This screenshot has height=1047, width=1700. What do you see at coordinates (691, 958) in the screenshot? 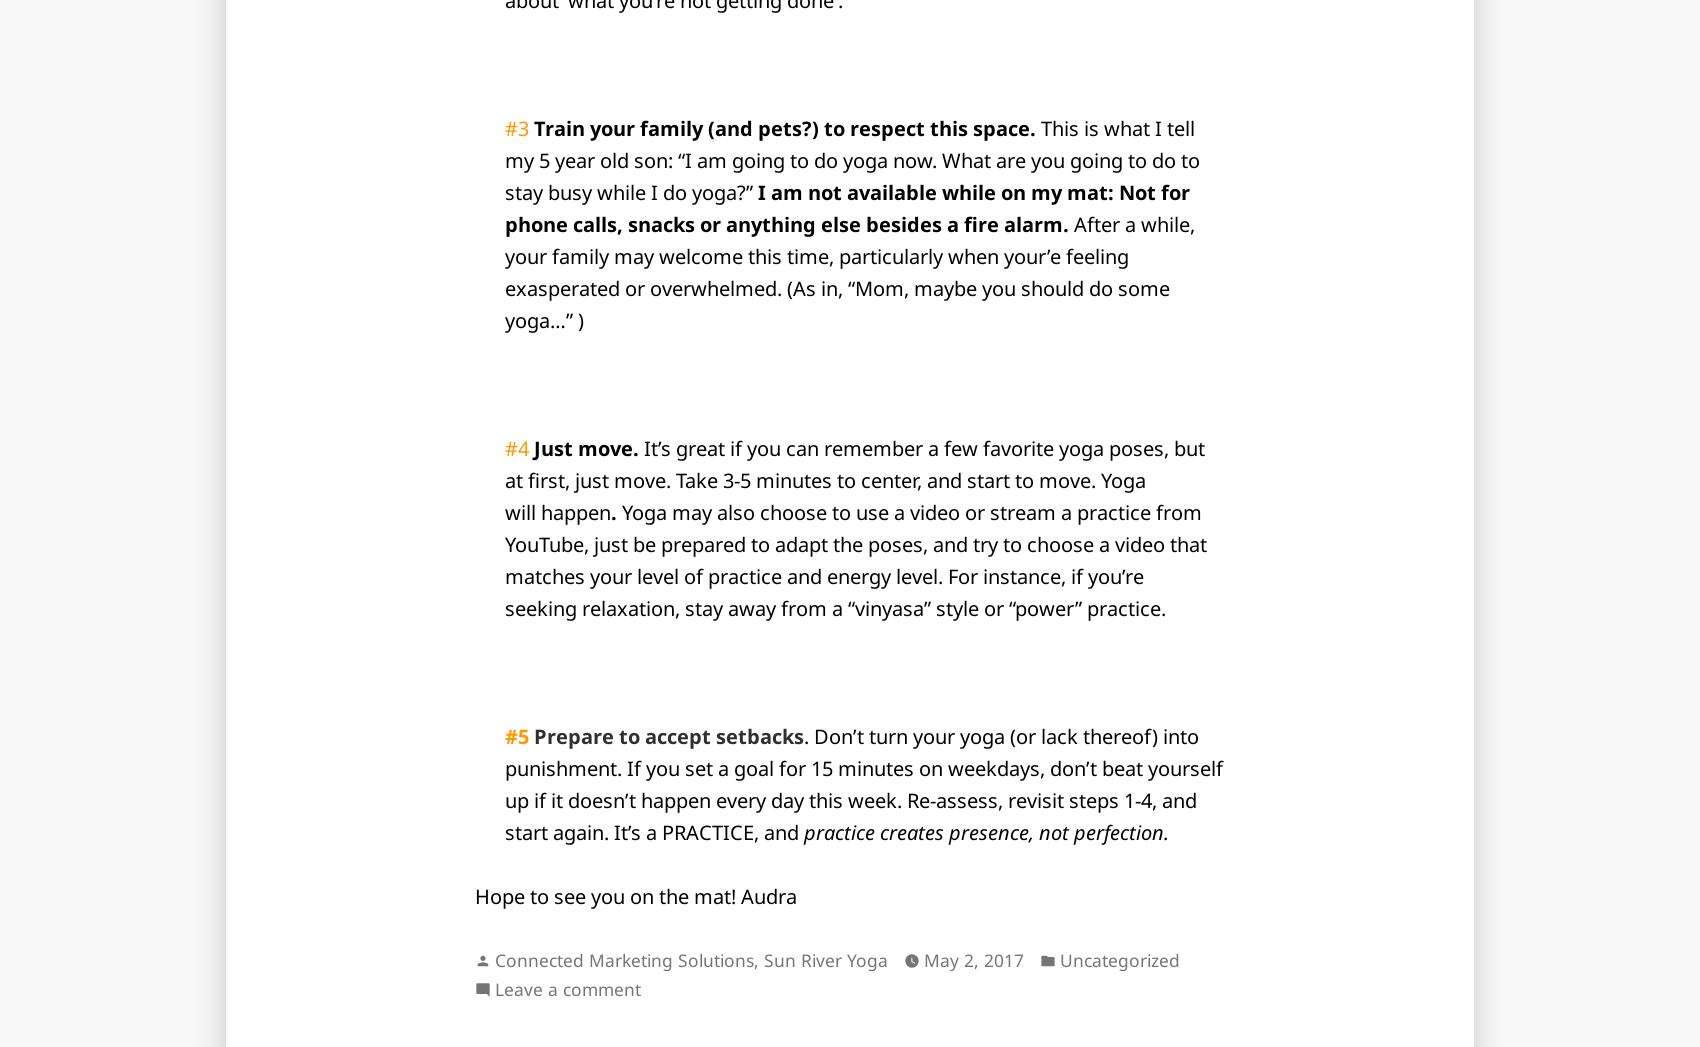
I see `'Connected Marketing Solutions, Sun River Yoga'` at bounding box center [691, 958].